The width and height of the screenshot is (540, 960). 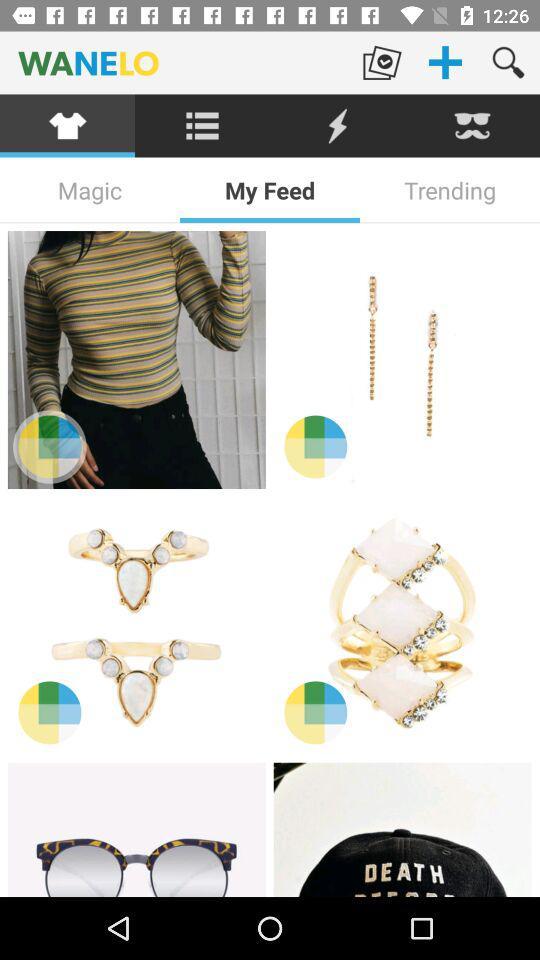 I want to click on the magic item, so click(x=89, y=190).